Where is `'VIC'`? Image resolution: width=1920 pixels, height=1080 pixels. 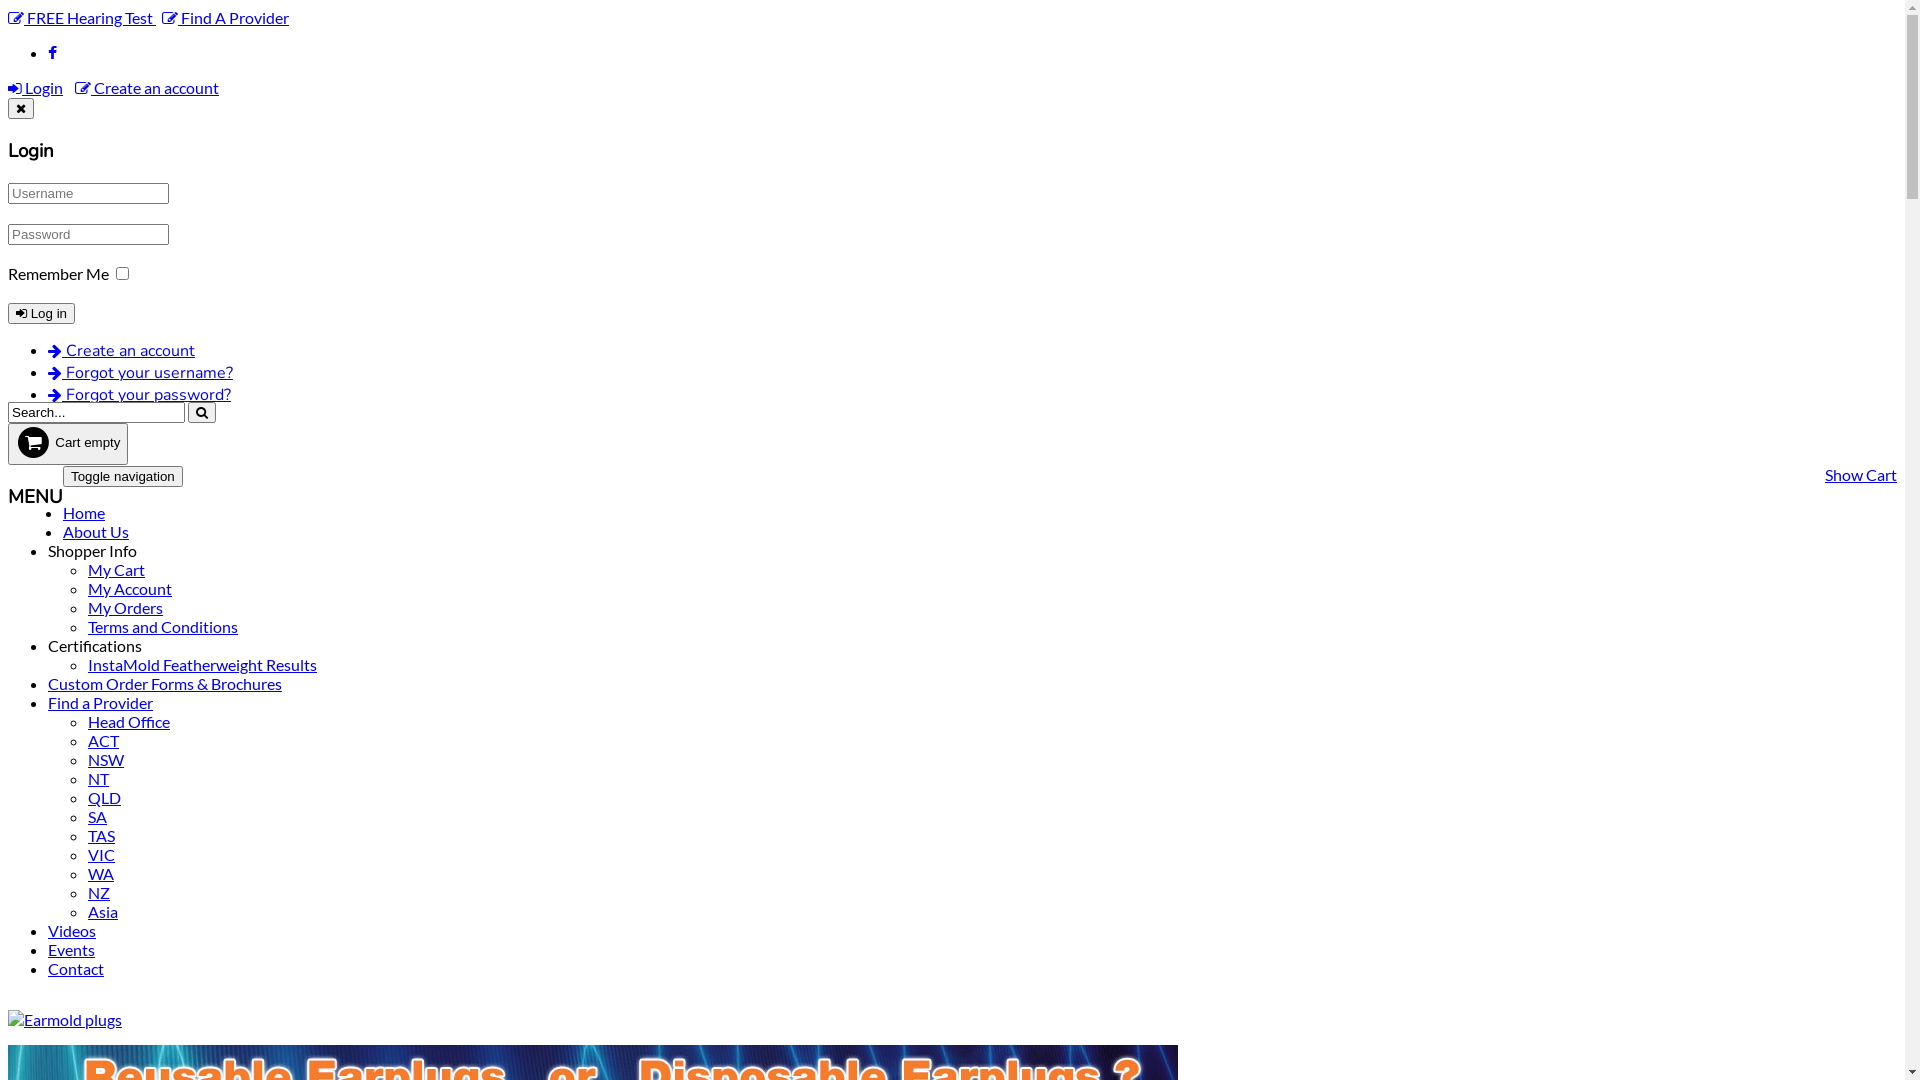
'VIC' is located at coordinates (100, 854).